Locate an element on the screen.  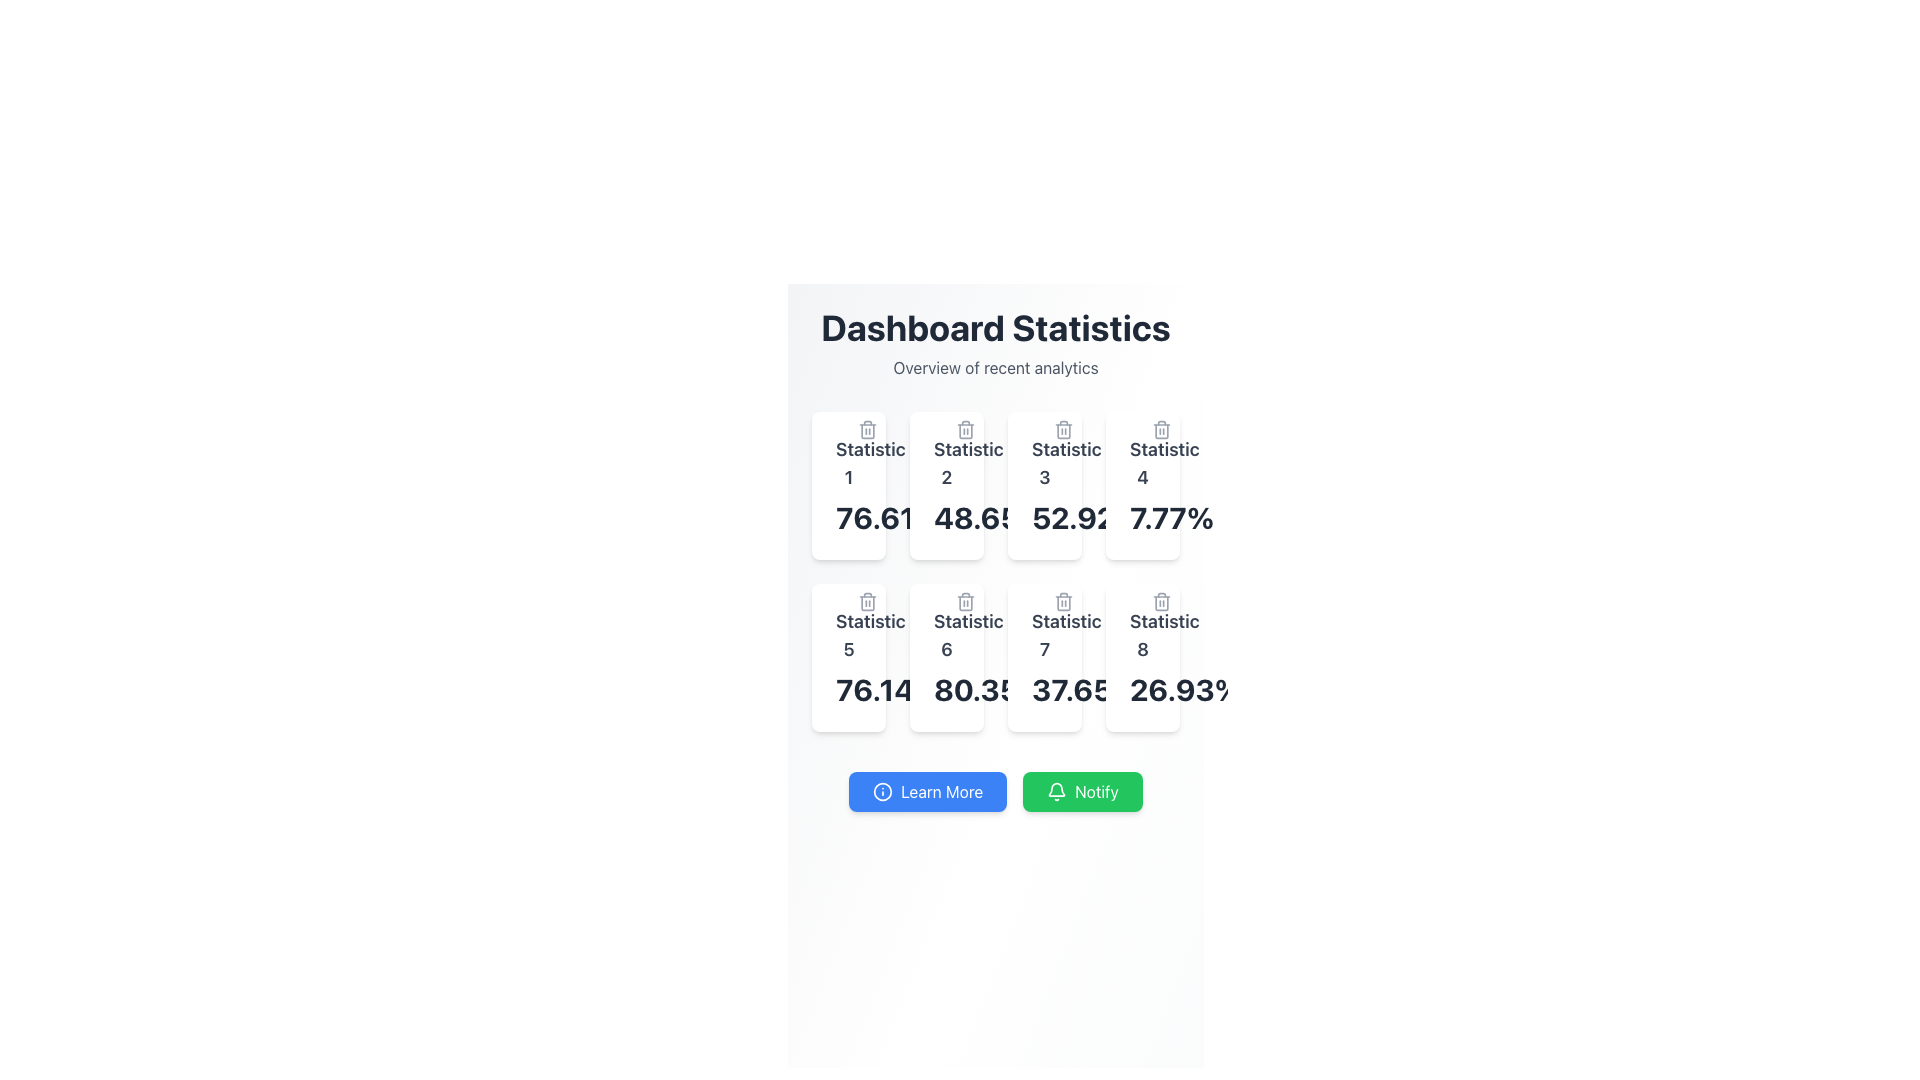
the informational card displaying 'Statistic 6' with the value '80.35%', located in the second row, second column of the 2x4 grid is located at coordinates (945, 658).